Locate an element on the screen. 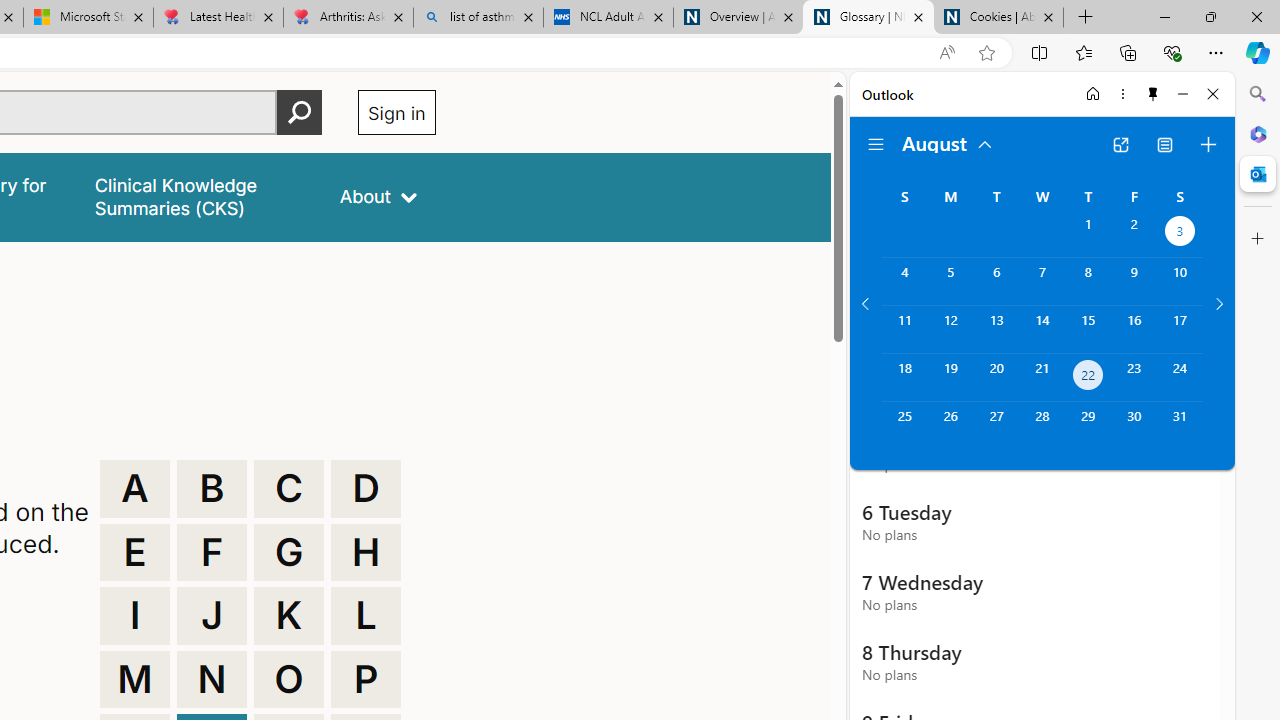 Image resolution: width=1280 pixels, height=720 pixels. 'Sunday, August 4, 2024. ' is located at coordinates (903, 281).